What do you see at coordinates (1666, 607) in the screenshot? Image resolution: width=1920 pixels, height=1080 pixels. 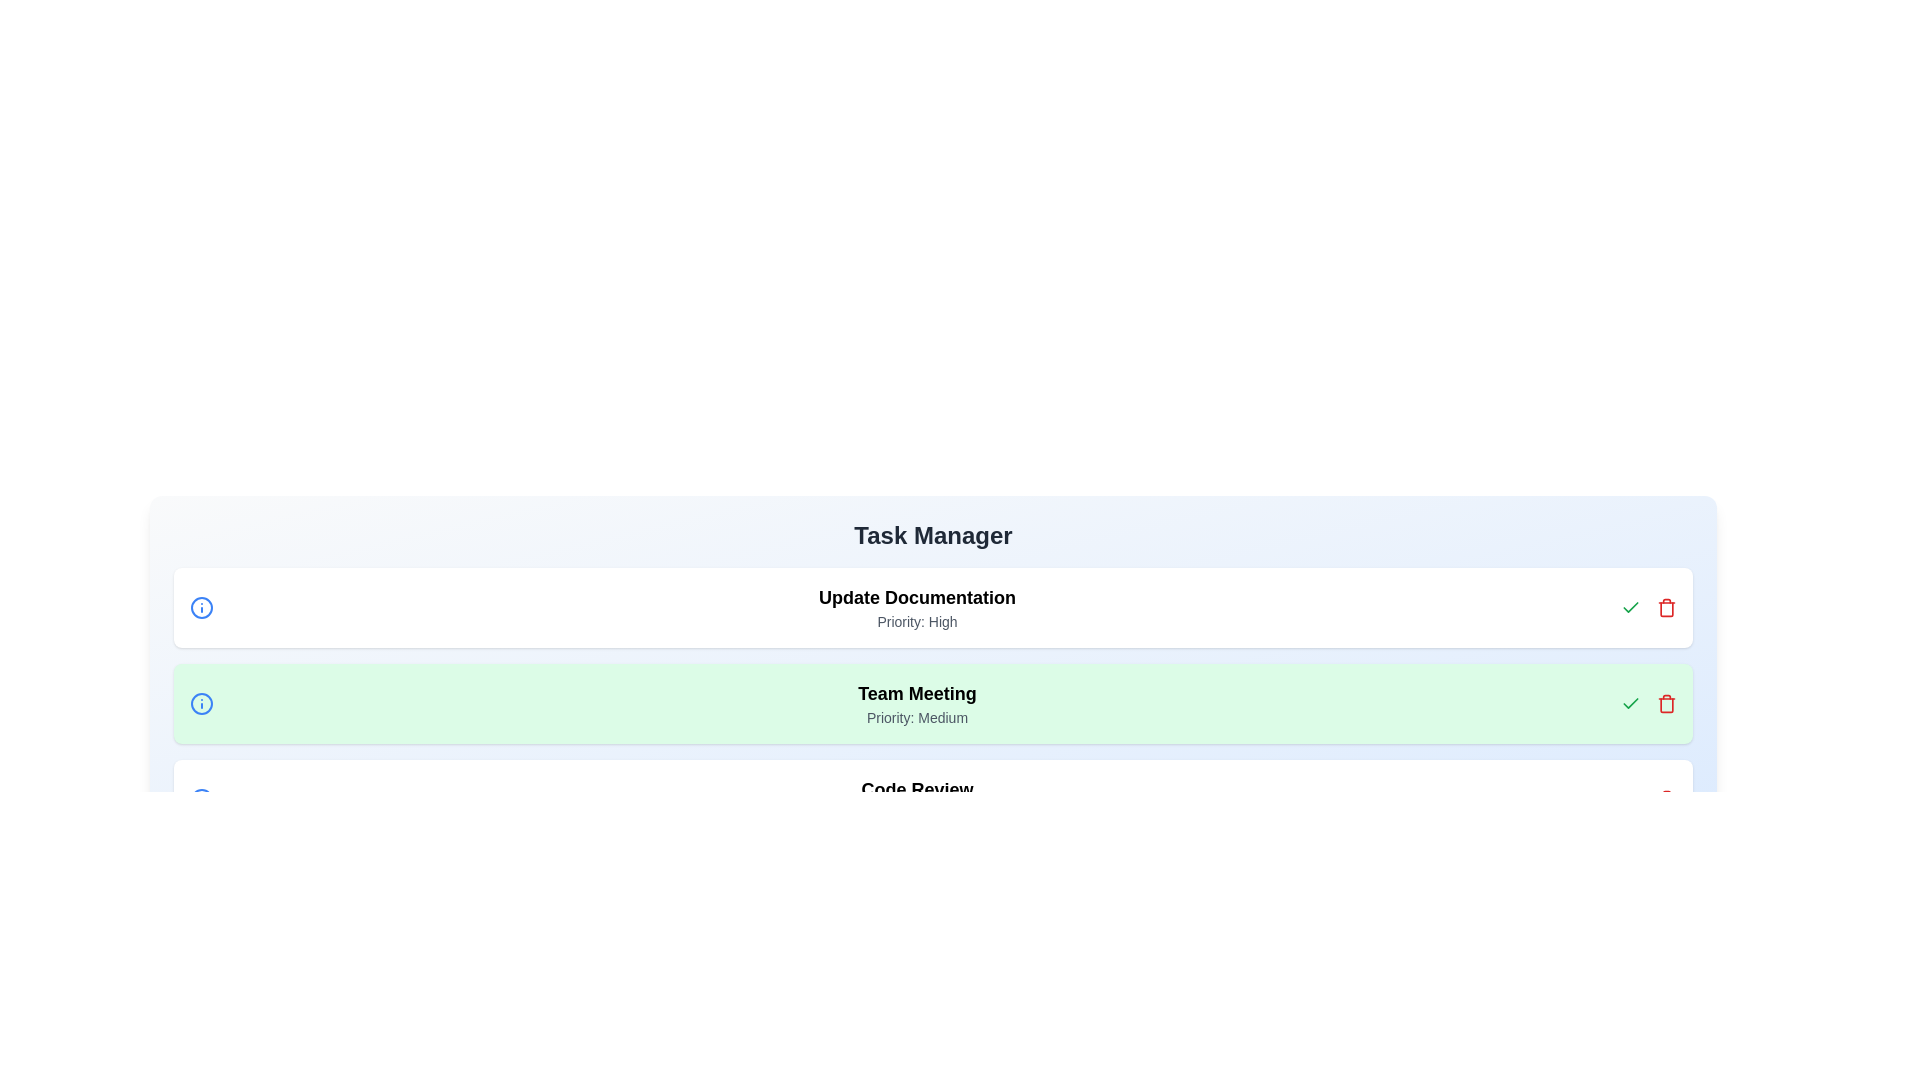 I see `the red trash button next to the 'Update Documentation' task to delete it` at bounding box center [1666, 607].